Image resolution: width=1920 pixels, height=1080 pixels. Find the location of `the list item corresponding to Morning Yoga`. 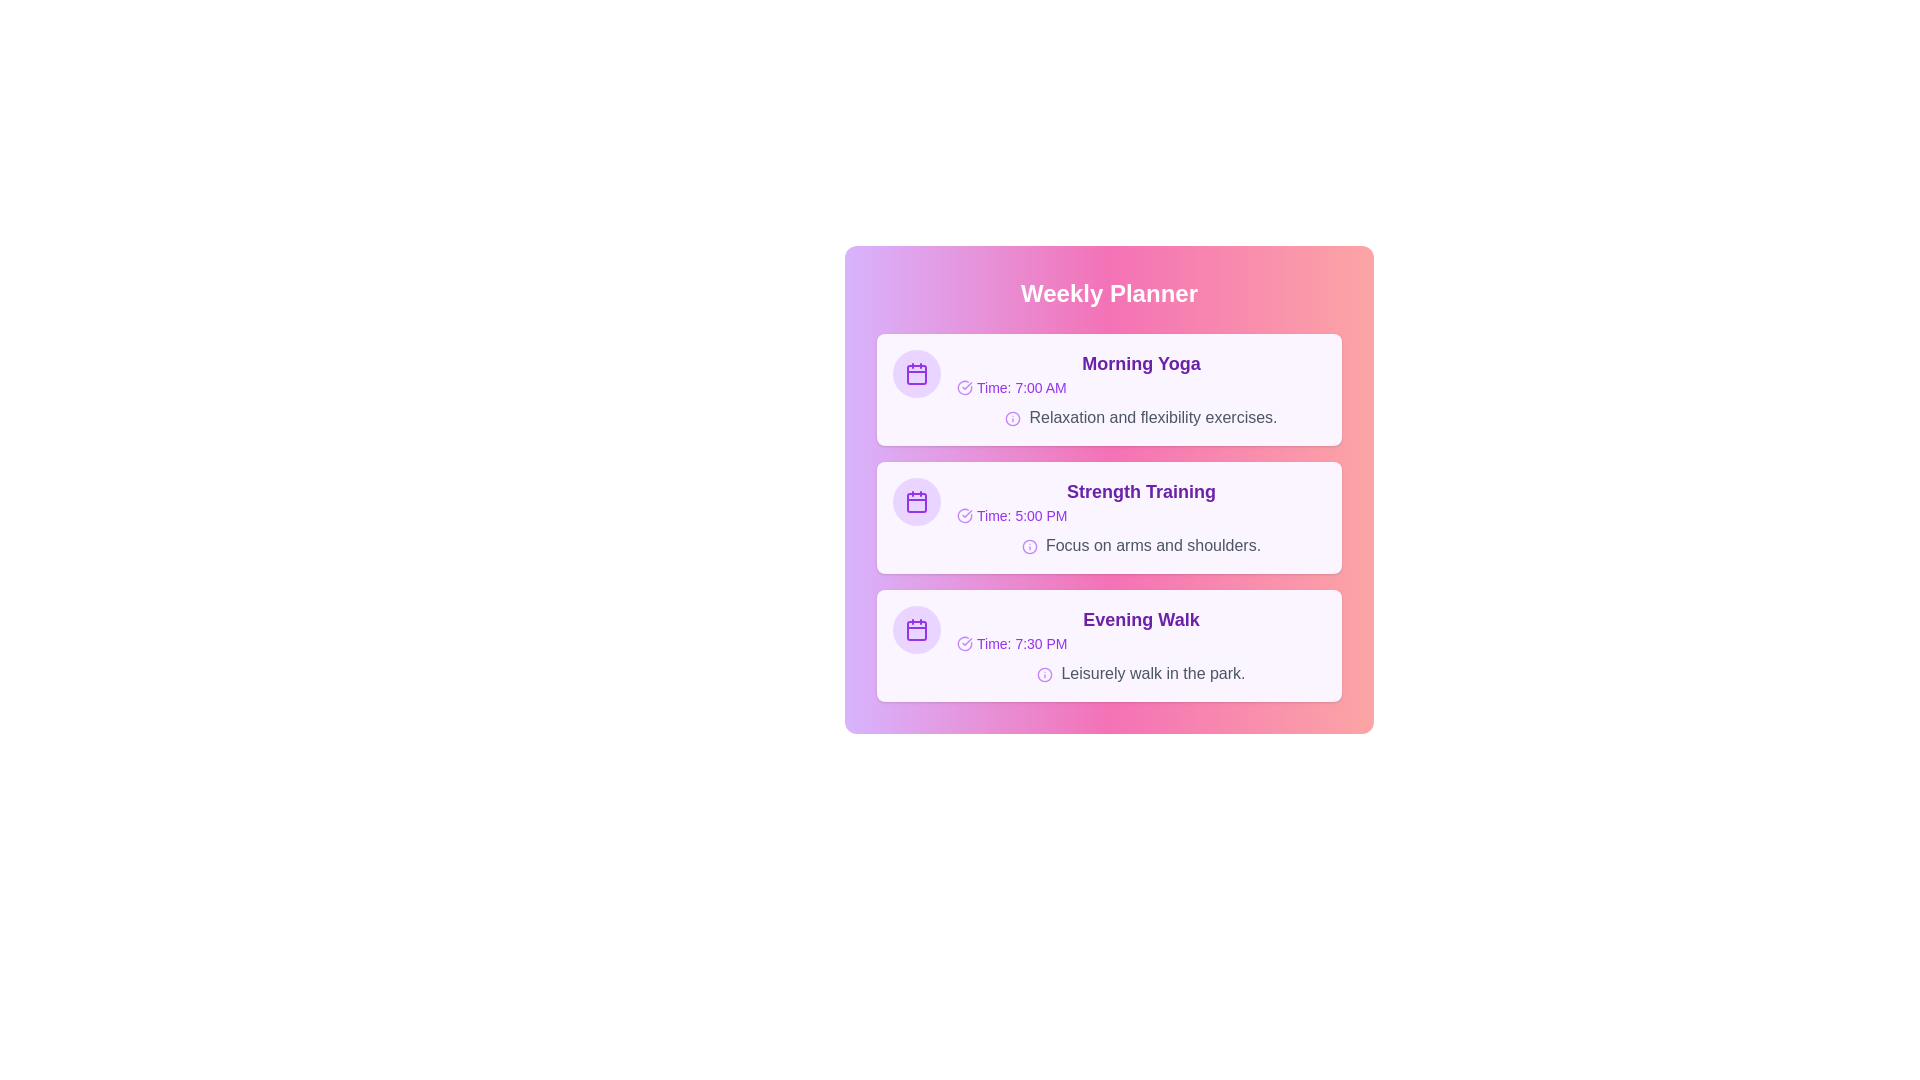

the list item corresponding to Morning Yoga is located at coordinates (1108, 389).